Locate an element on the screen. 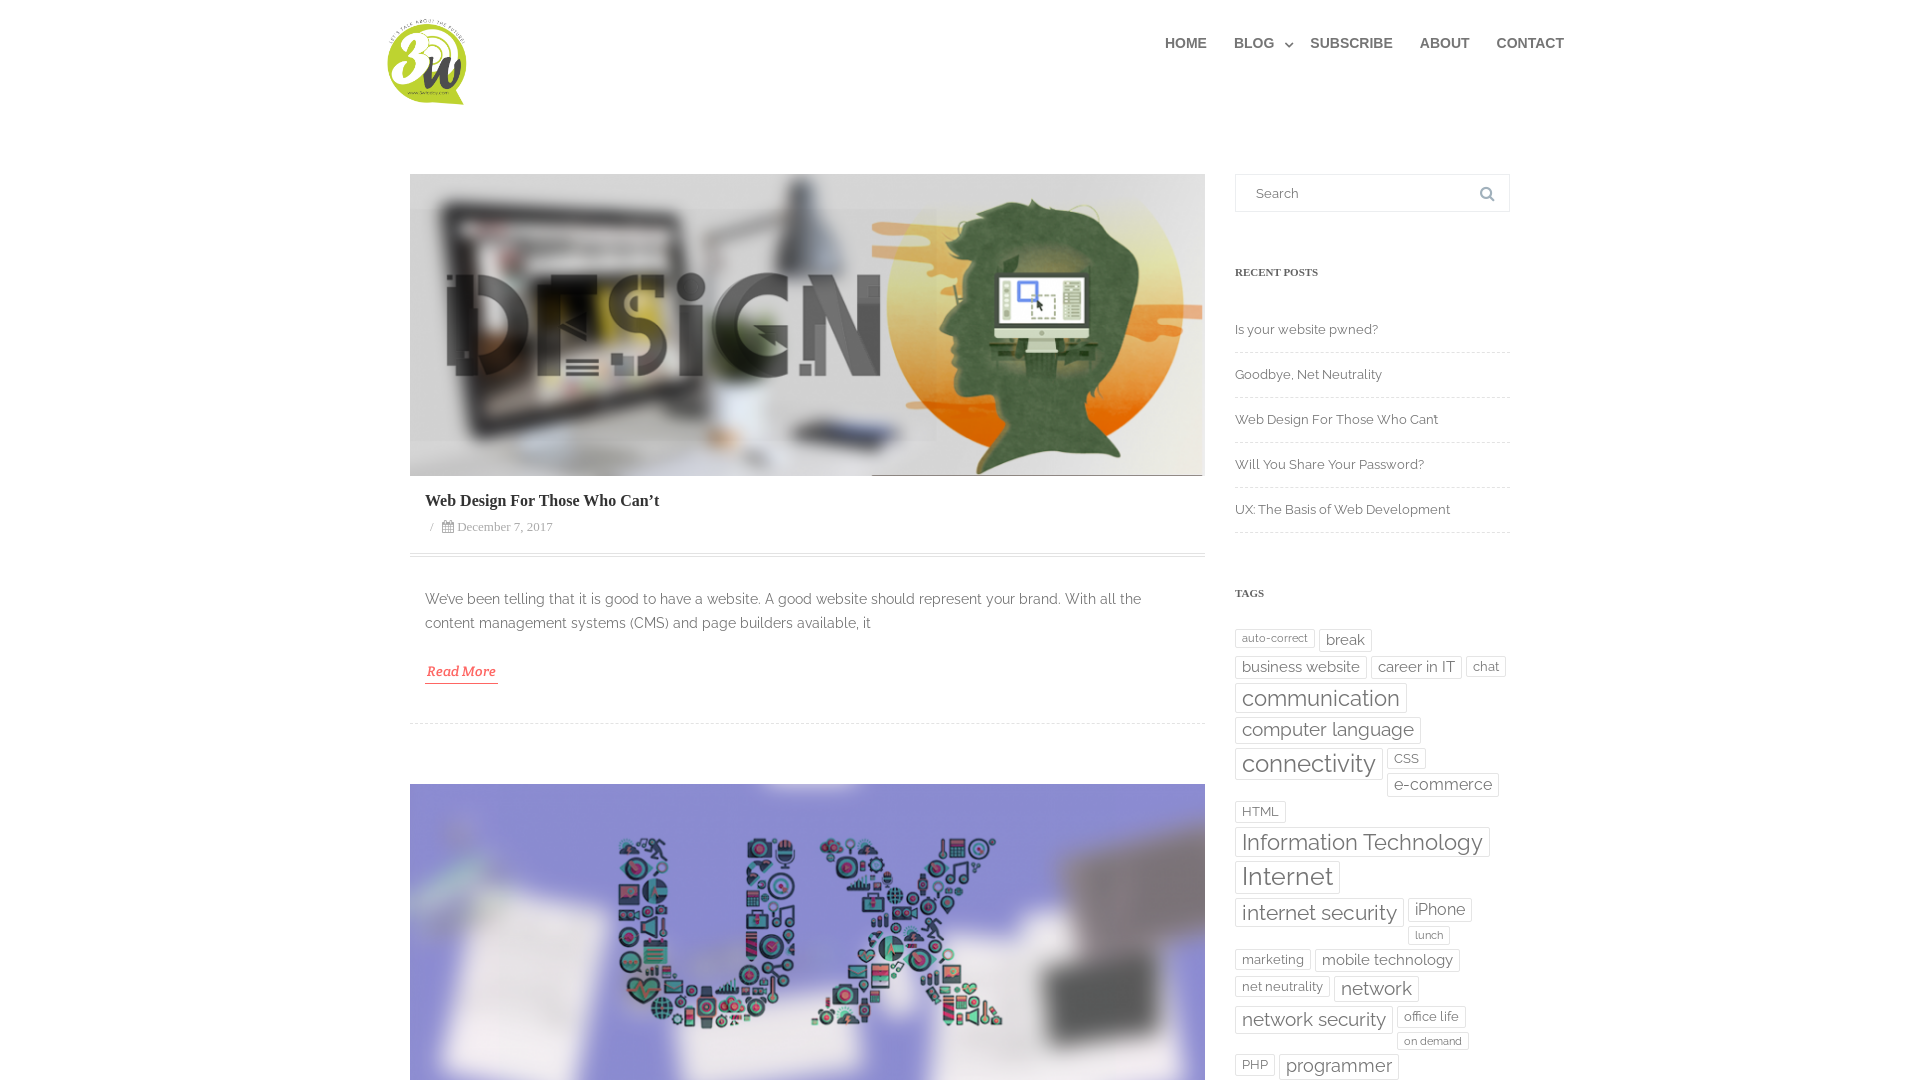 This screenshot has width=1920, height=1080. 'business website' is located at coordinates (1233, 667).